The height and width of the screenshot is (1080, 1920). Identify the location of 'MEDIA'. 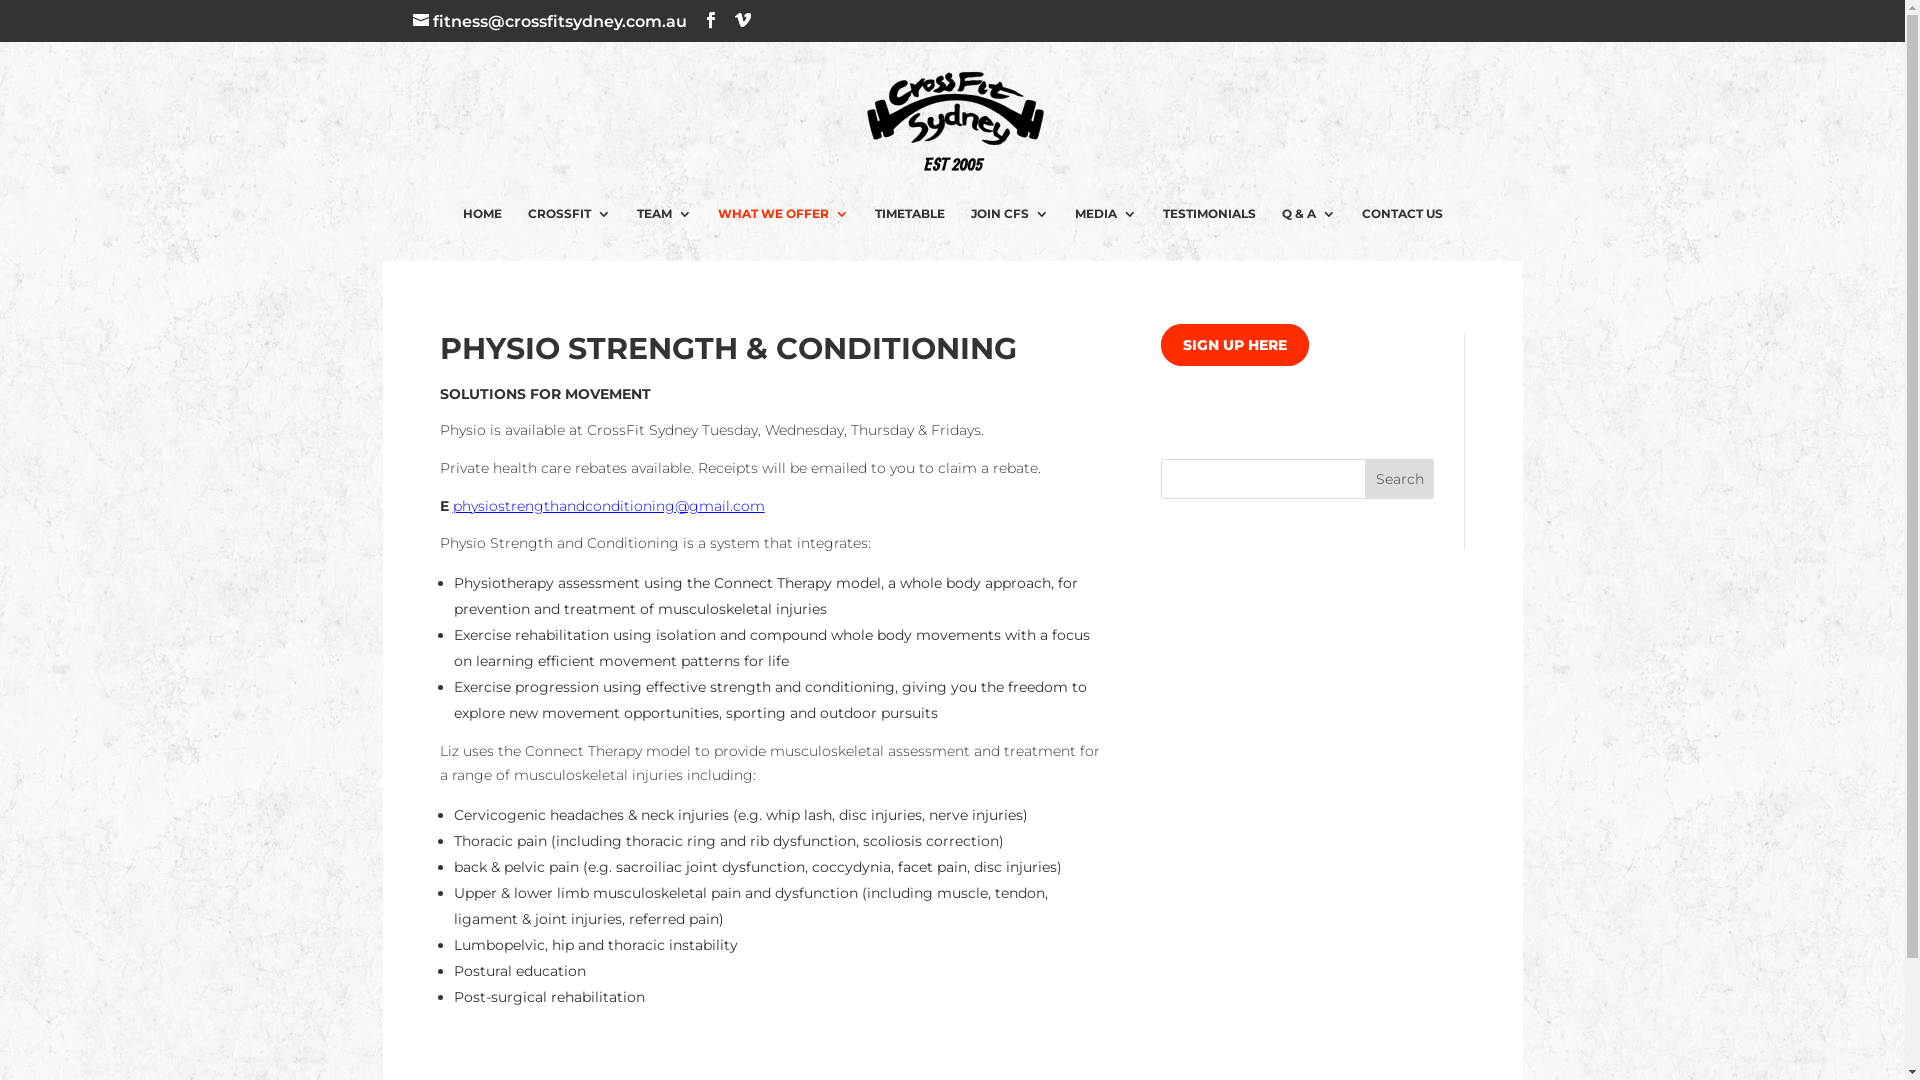
(1103, 219).